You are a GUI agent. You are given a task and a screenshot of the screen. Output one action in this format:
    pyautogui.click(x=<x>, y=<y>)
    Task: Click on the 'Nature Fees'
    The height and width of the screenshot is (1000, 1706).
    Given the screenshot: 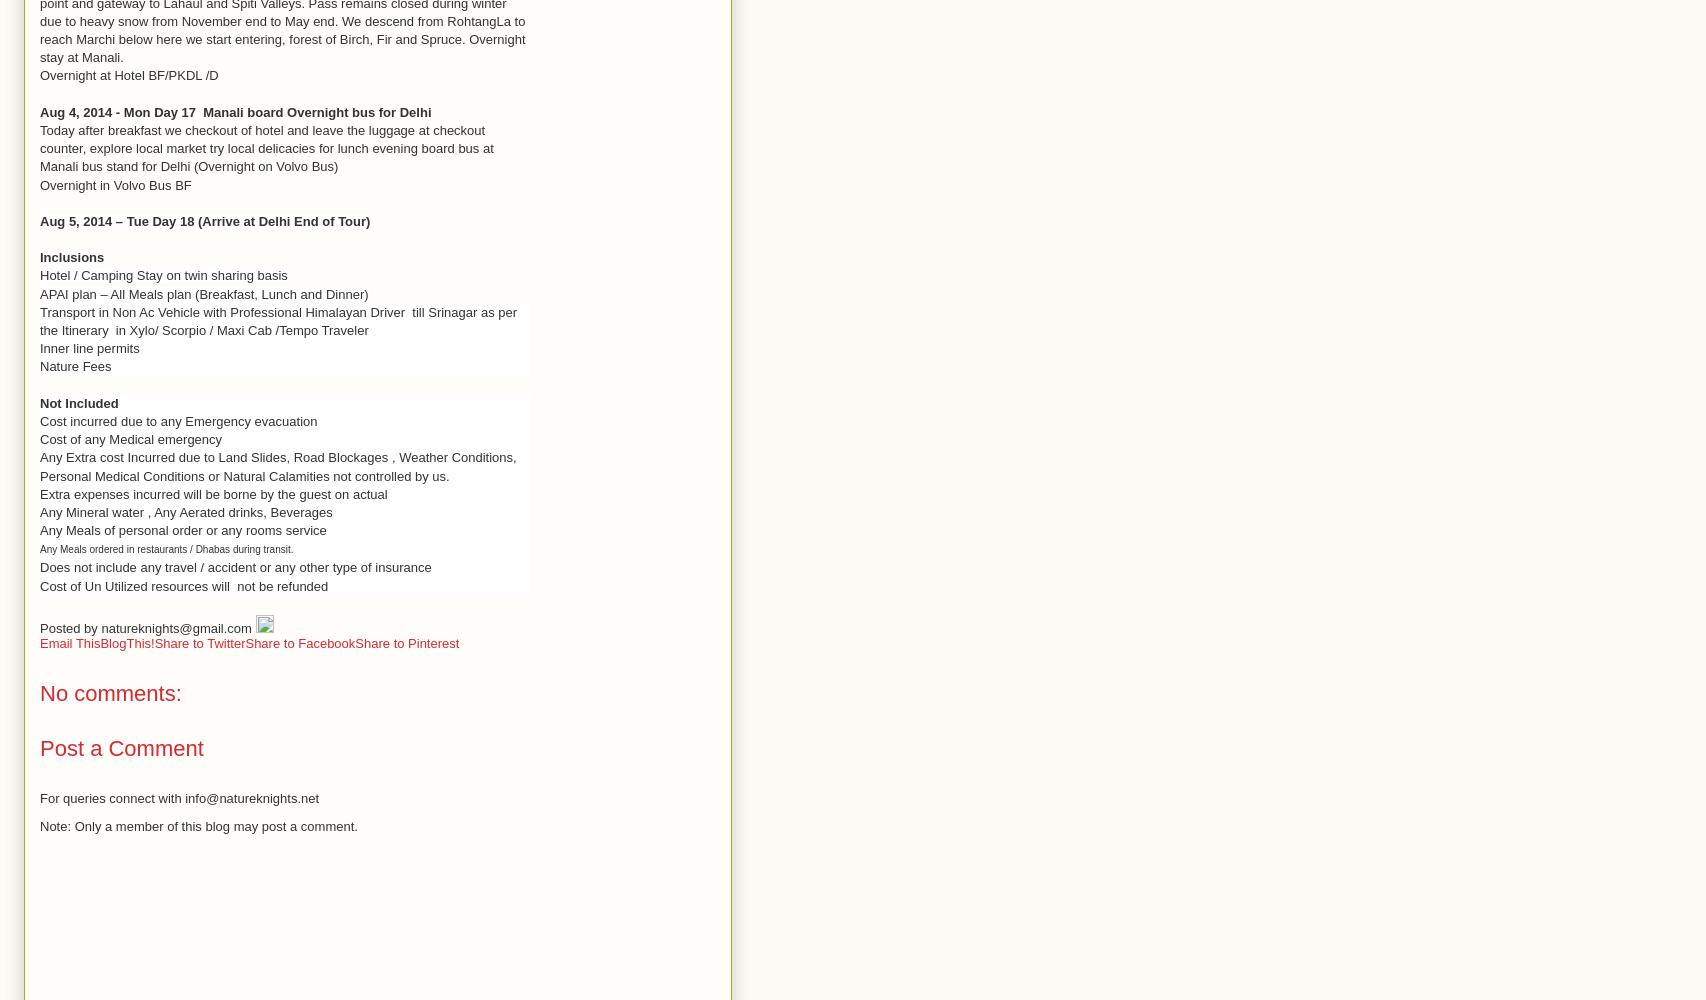 What is the action you would take?
    pyautogui.click(x=75, y=365)
    